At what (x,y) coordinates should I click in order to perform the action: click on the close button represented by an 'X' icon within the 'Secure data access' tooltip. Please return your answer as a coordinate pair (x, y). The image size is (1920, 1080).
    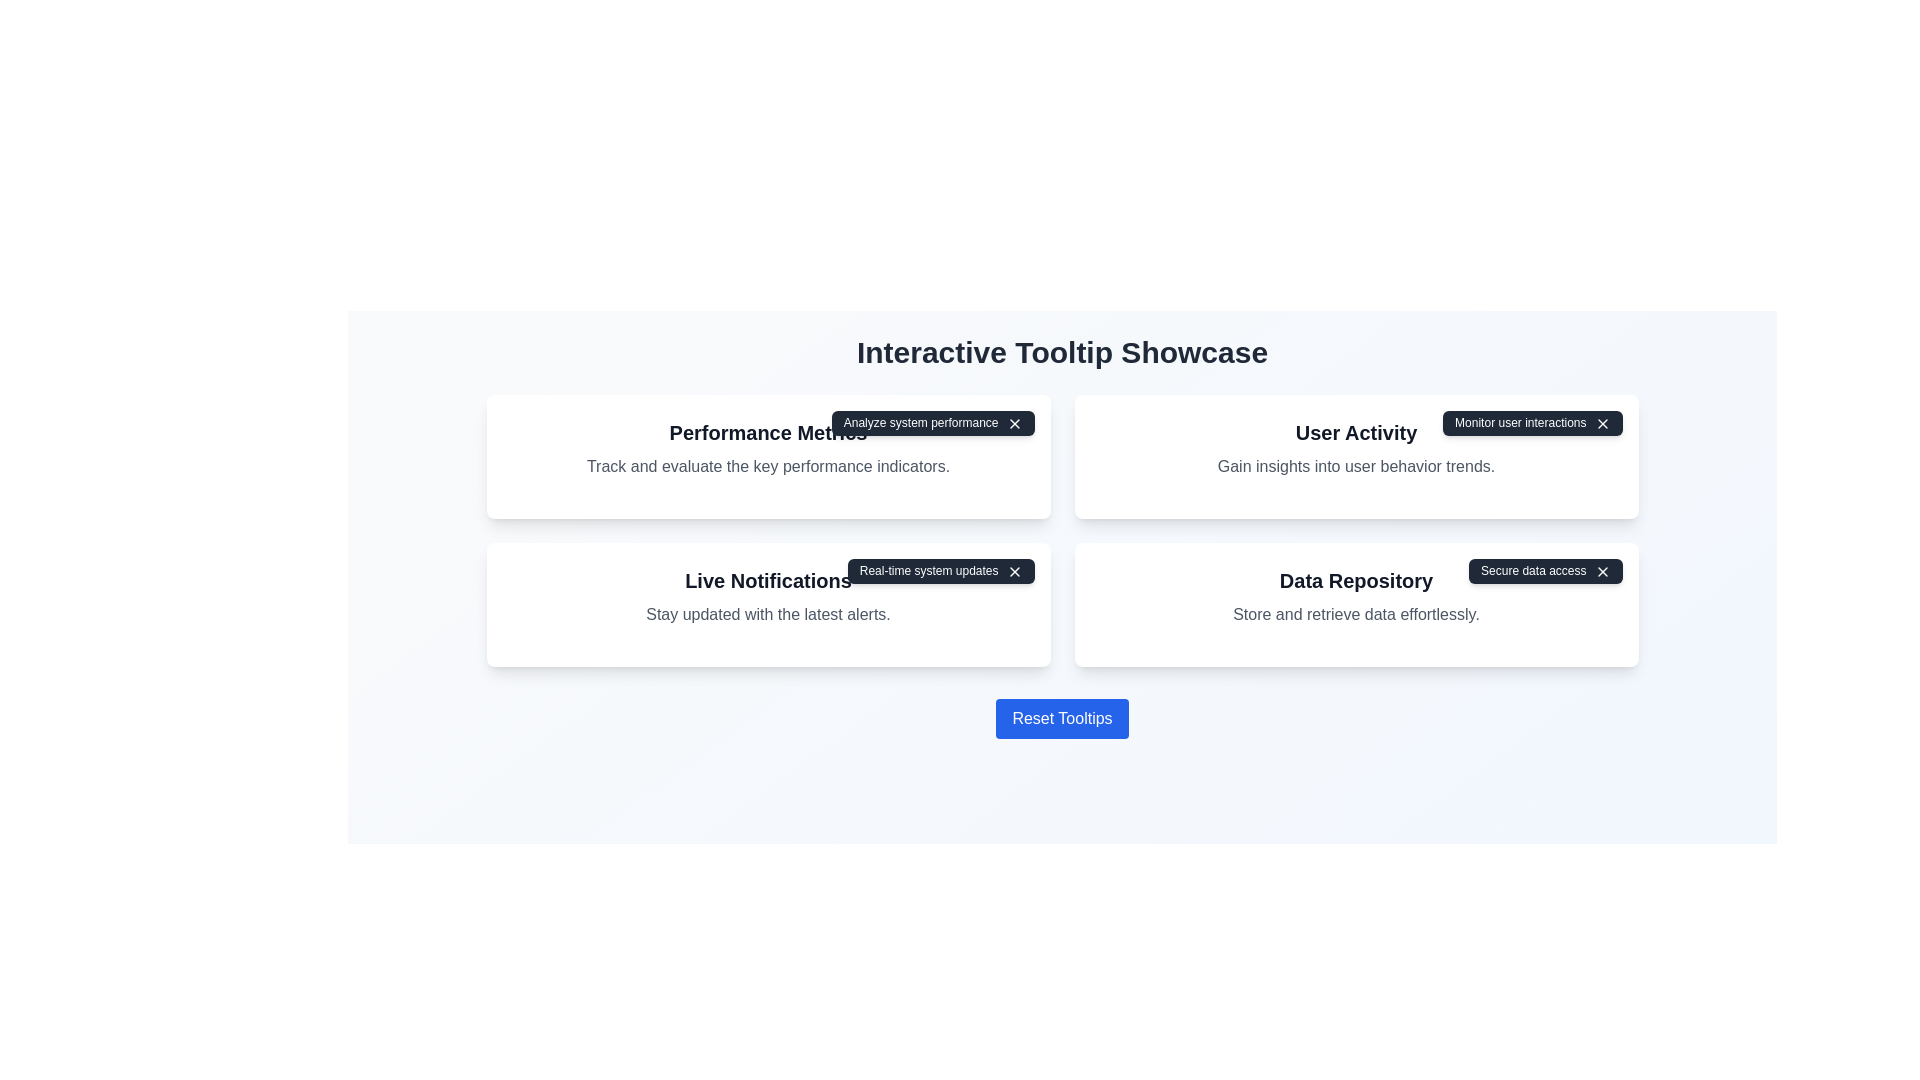
    Looking at the image, I should click on (1602, 571).